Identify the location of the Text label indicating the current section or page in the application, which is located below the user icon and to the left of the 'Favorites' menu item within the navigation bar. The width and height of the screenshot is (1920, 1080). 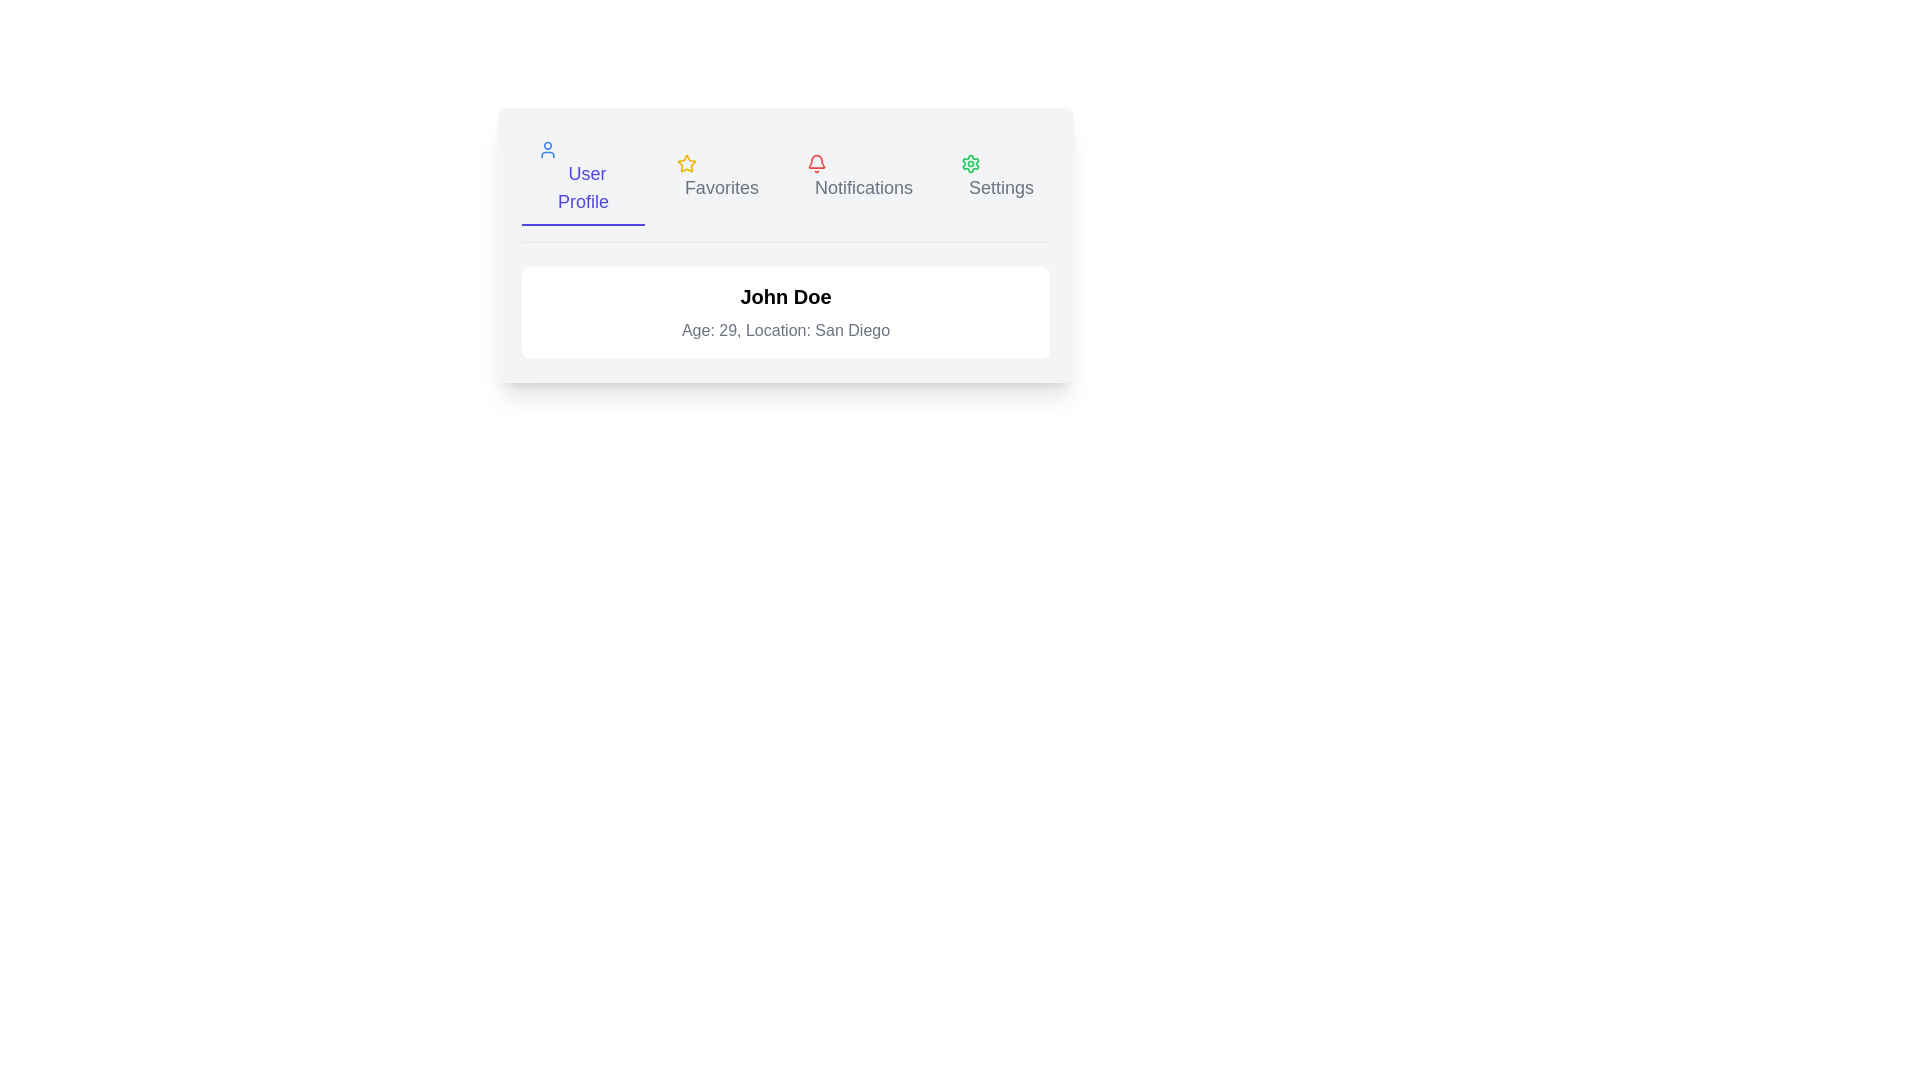
(582, 188).